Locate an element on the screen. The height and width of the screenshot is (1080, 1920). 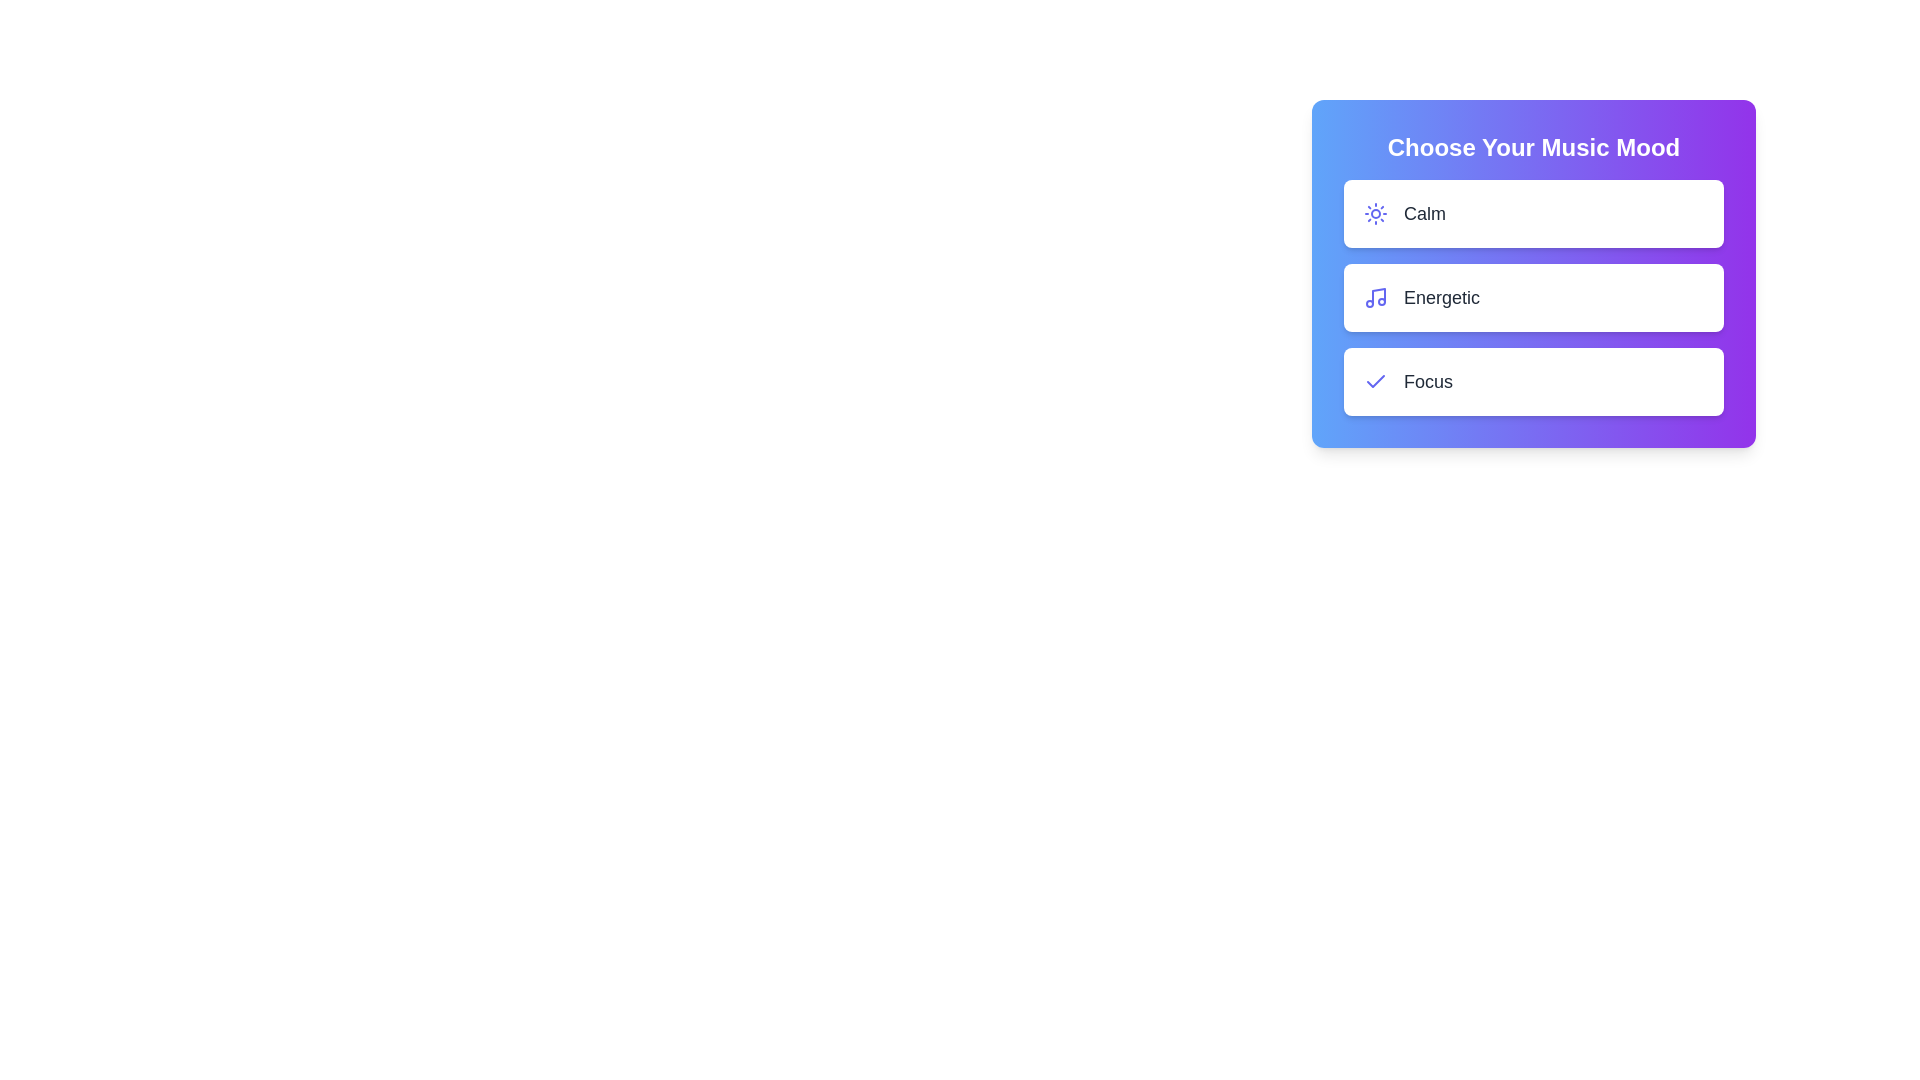
the text label displaying 'Energetic', which is styled with a large font size and dark gray color, located in the second block of selectable cards in a modal-like component is located at coordinates (1442, 297).